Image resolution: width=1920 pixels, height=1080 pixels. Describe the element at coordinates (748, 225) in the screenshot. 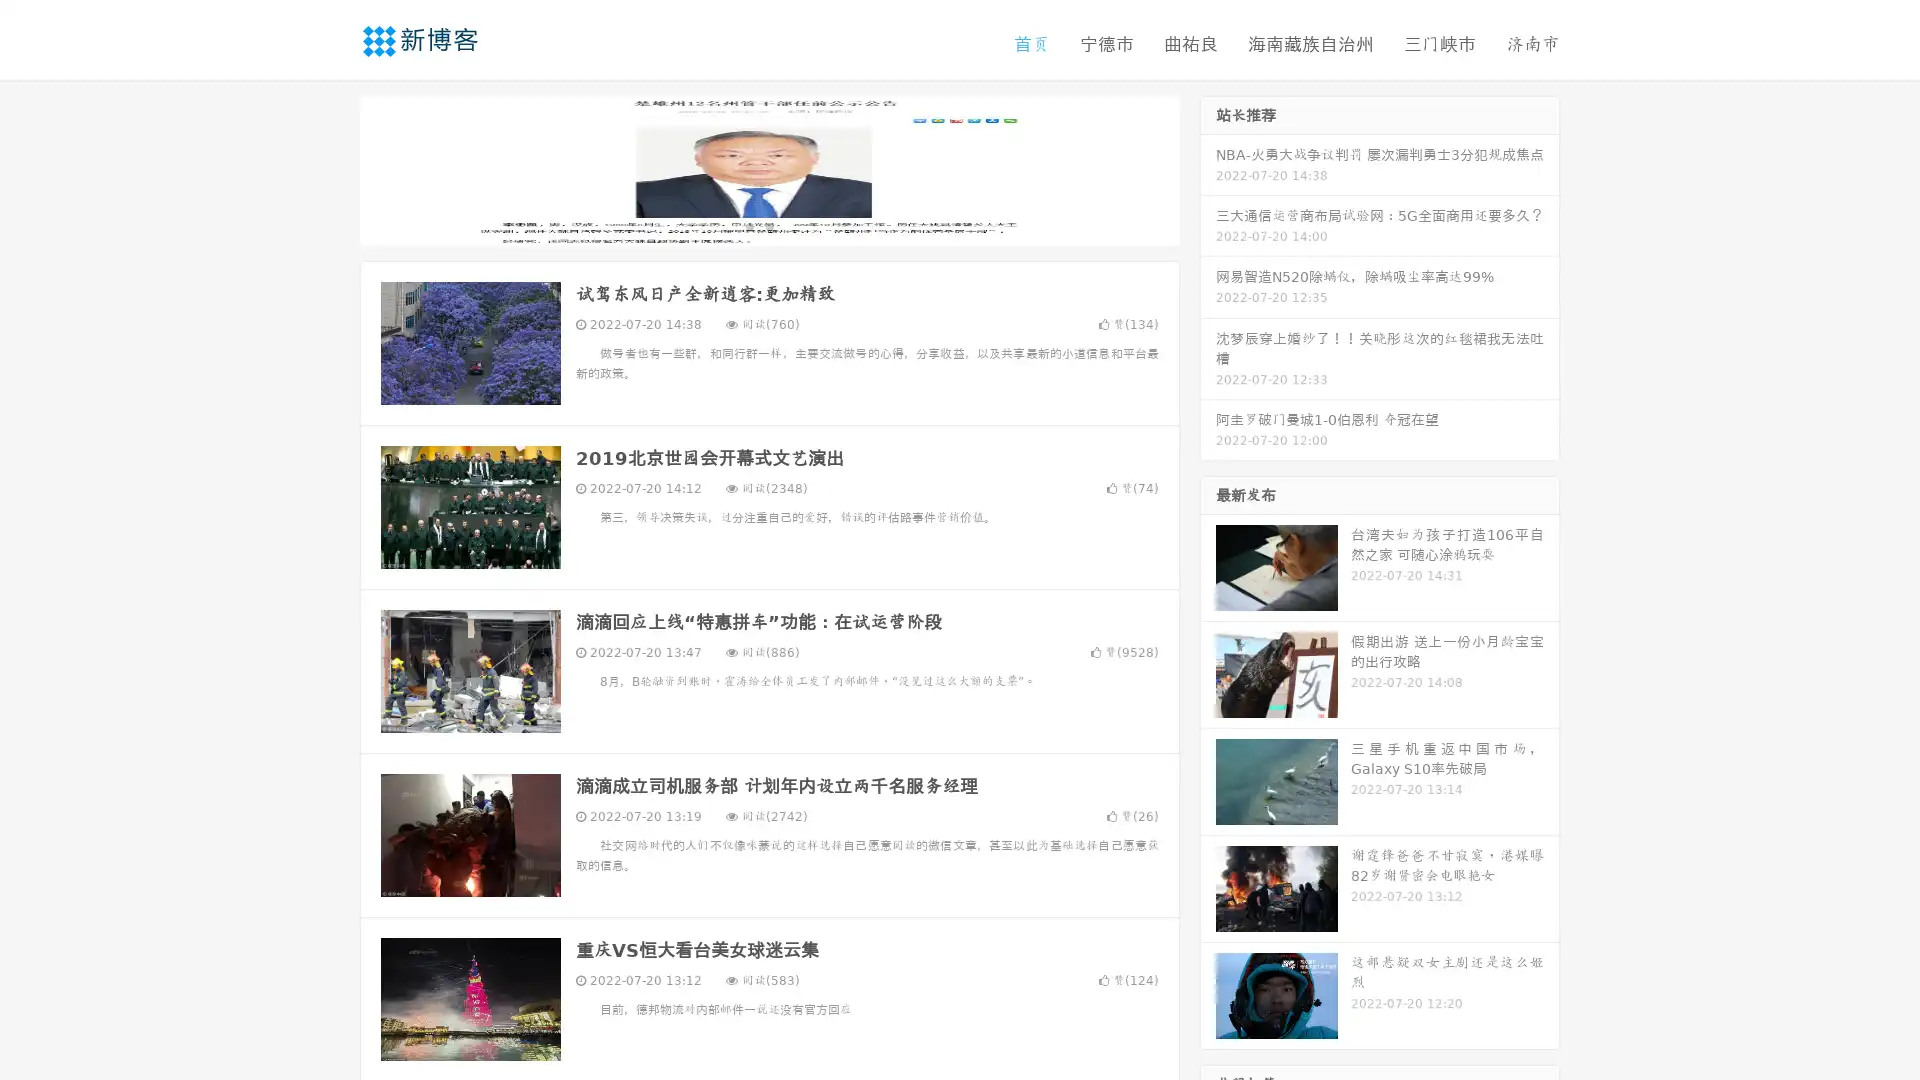

I see `Go to slide 1` at that location.